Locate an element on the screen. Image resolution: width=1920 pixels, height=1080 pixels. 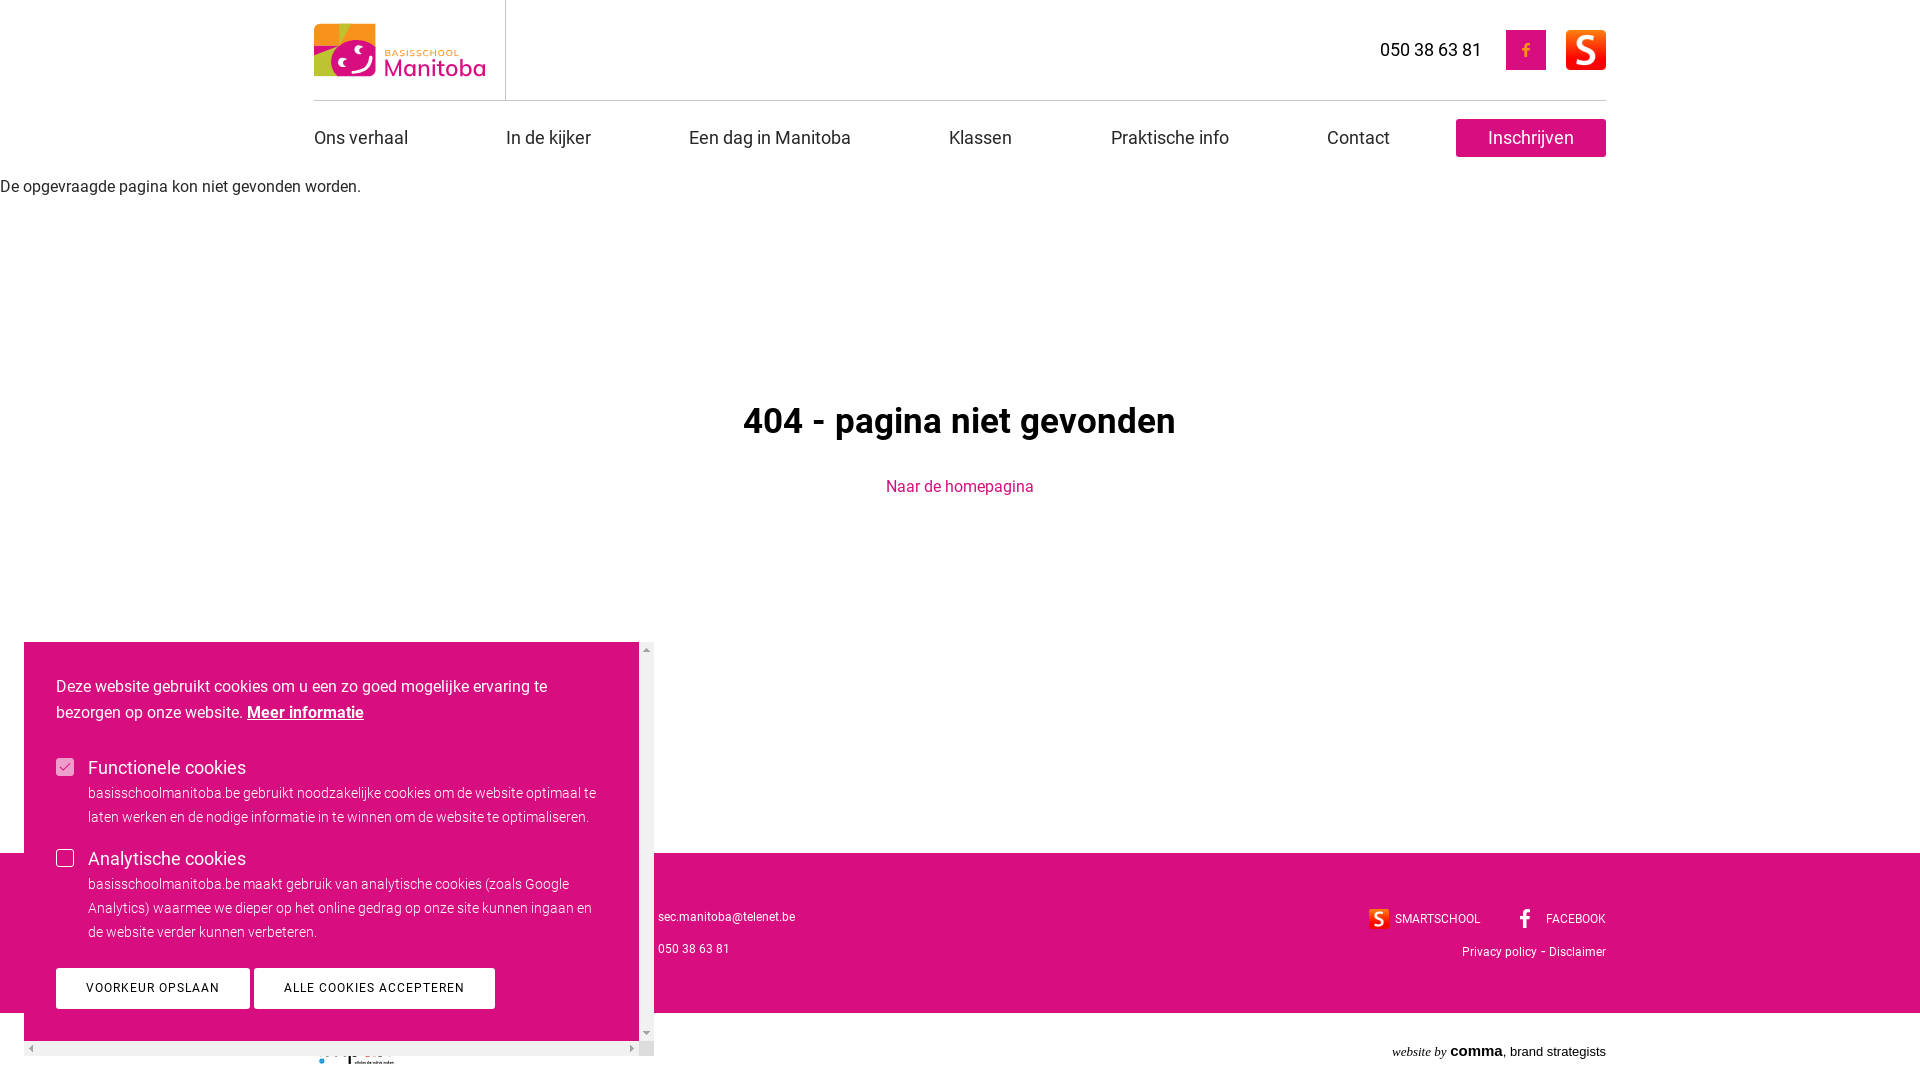
'Meer informatie' is located at coordinates (245, 712).